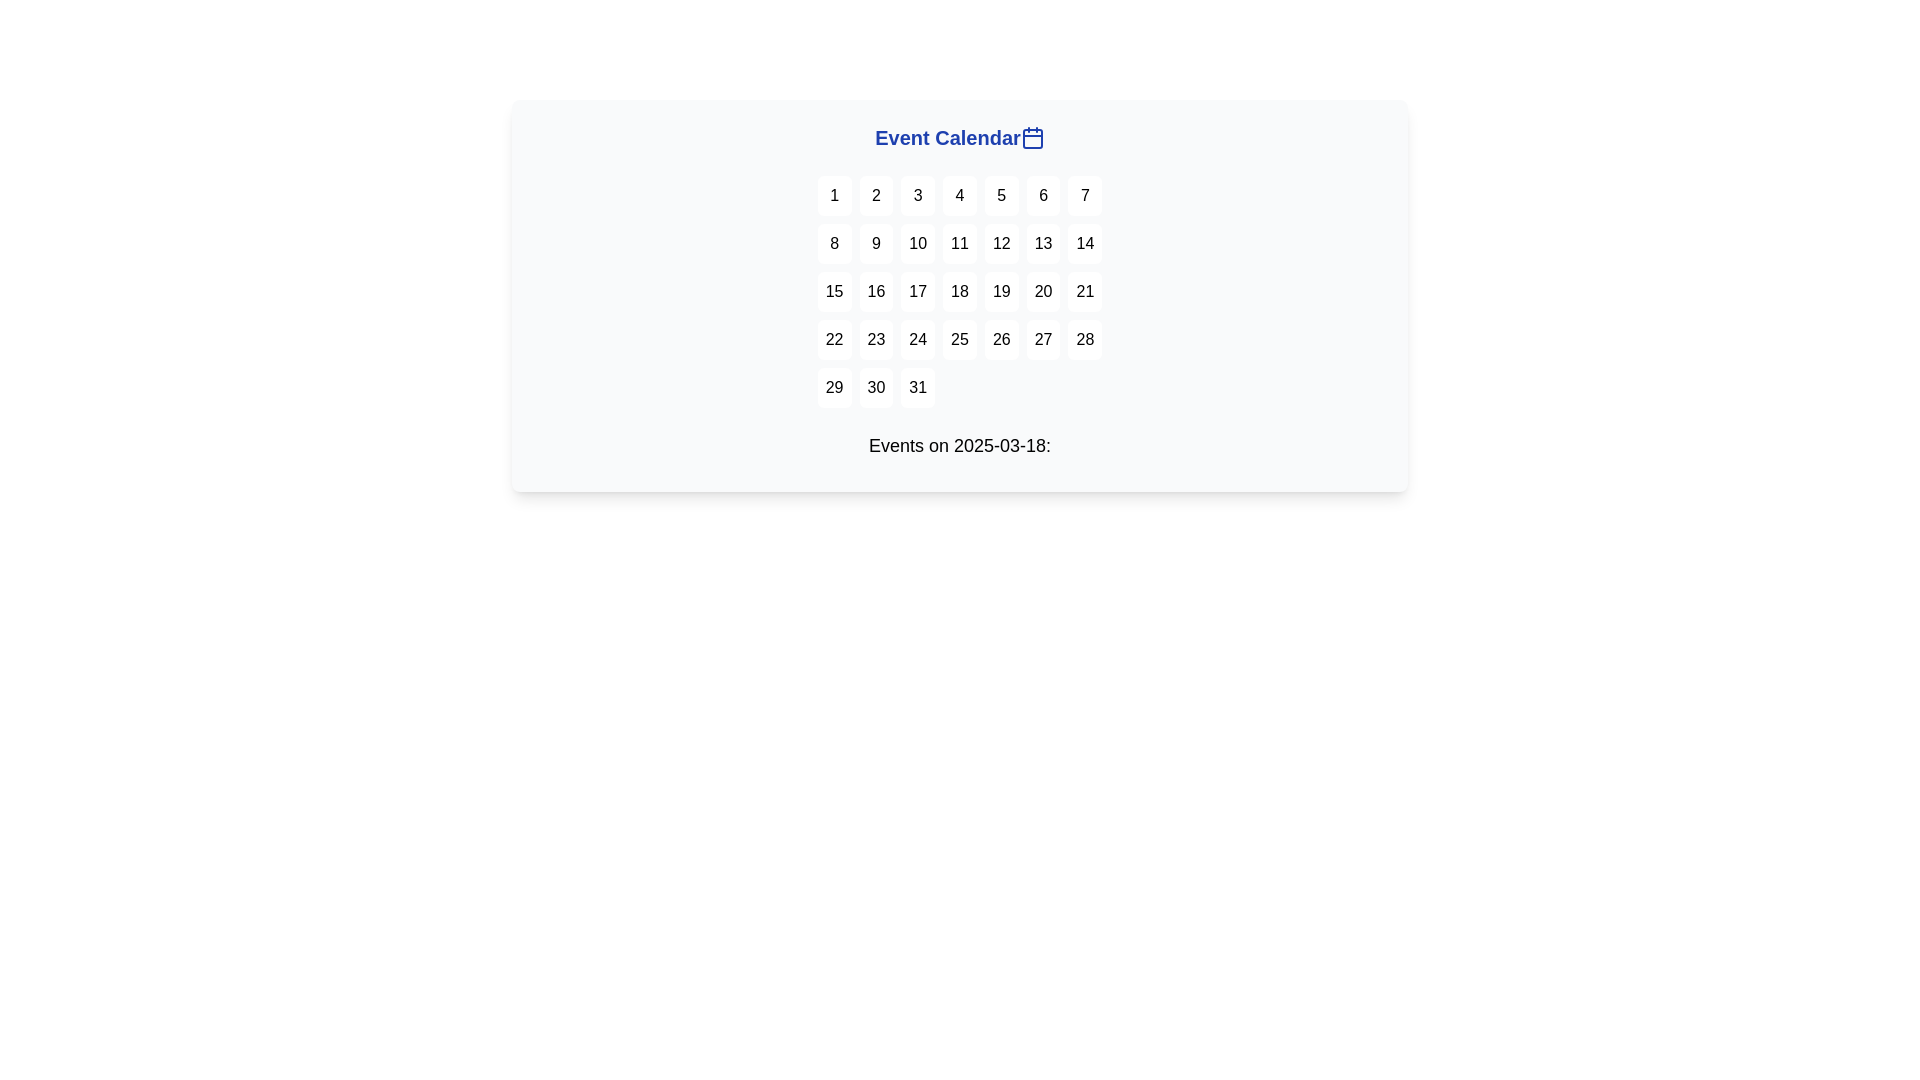 The image size is (1920, 1080). I want to click on the 'Event Calendar' text label which is prominently displayed in a bold, large blue font at the top of the main content area, so click(946, 137).